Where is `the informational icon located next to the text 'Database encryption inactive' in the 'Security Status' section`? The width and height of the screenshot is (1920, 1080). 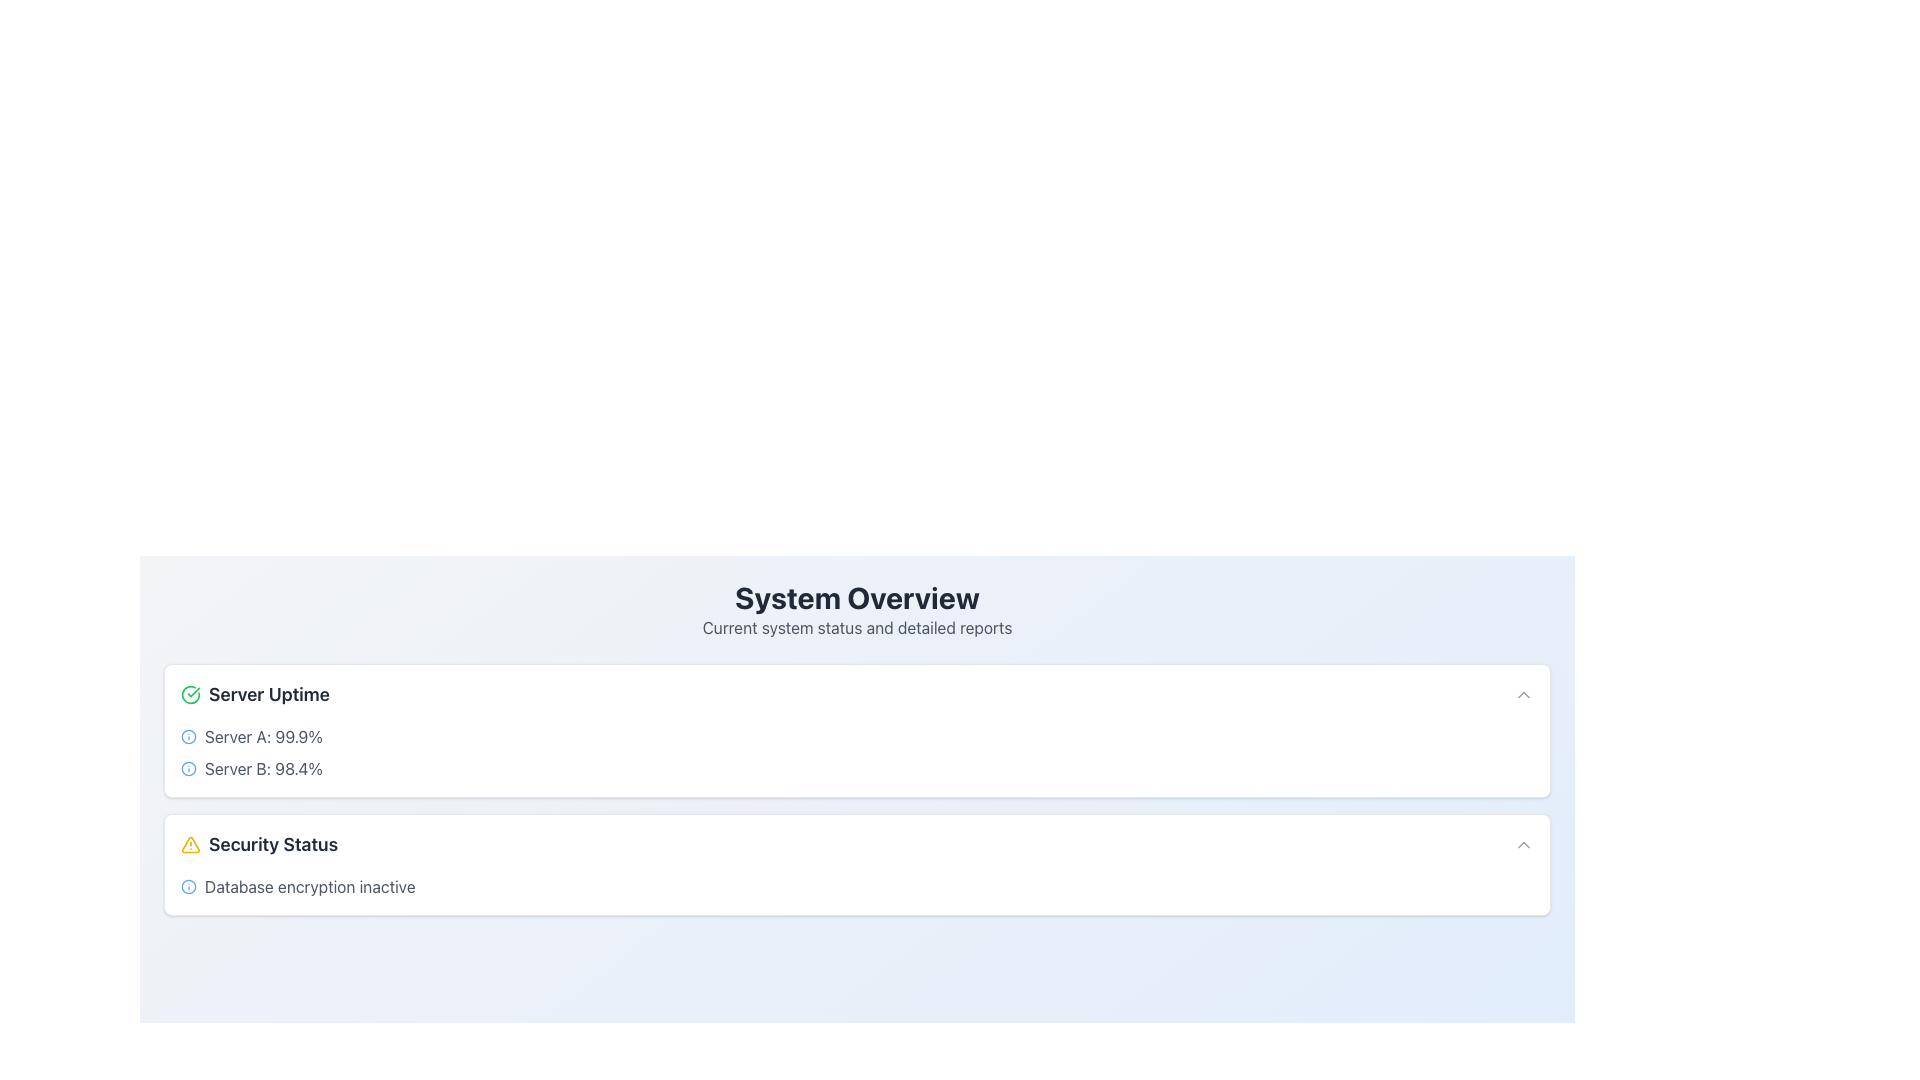 the informational icon located next to the text 'Database encryption inactive' in the 'Security Status' section is located at coordinates (188, 886).